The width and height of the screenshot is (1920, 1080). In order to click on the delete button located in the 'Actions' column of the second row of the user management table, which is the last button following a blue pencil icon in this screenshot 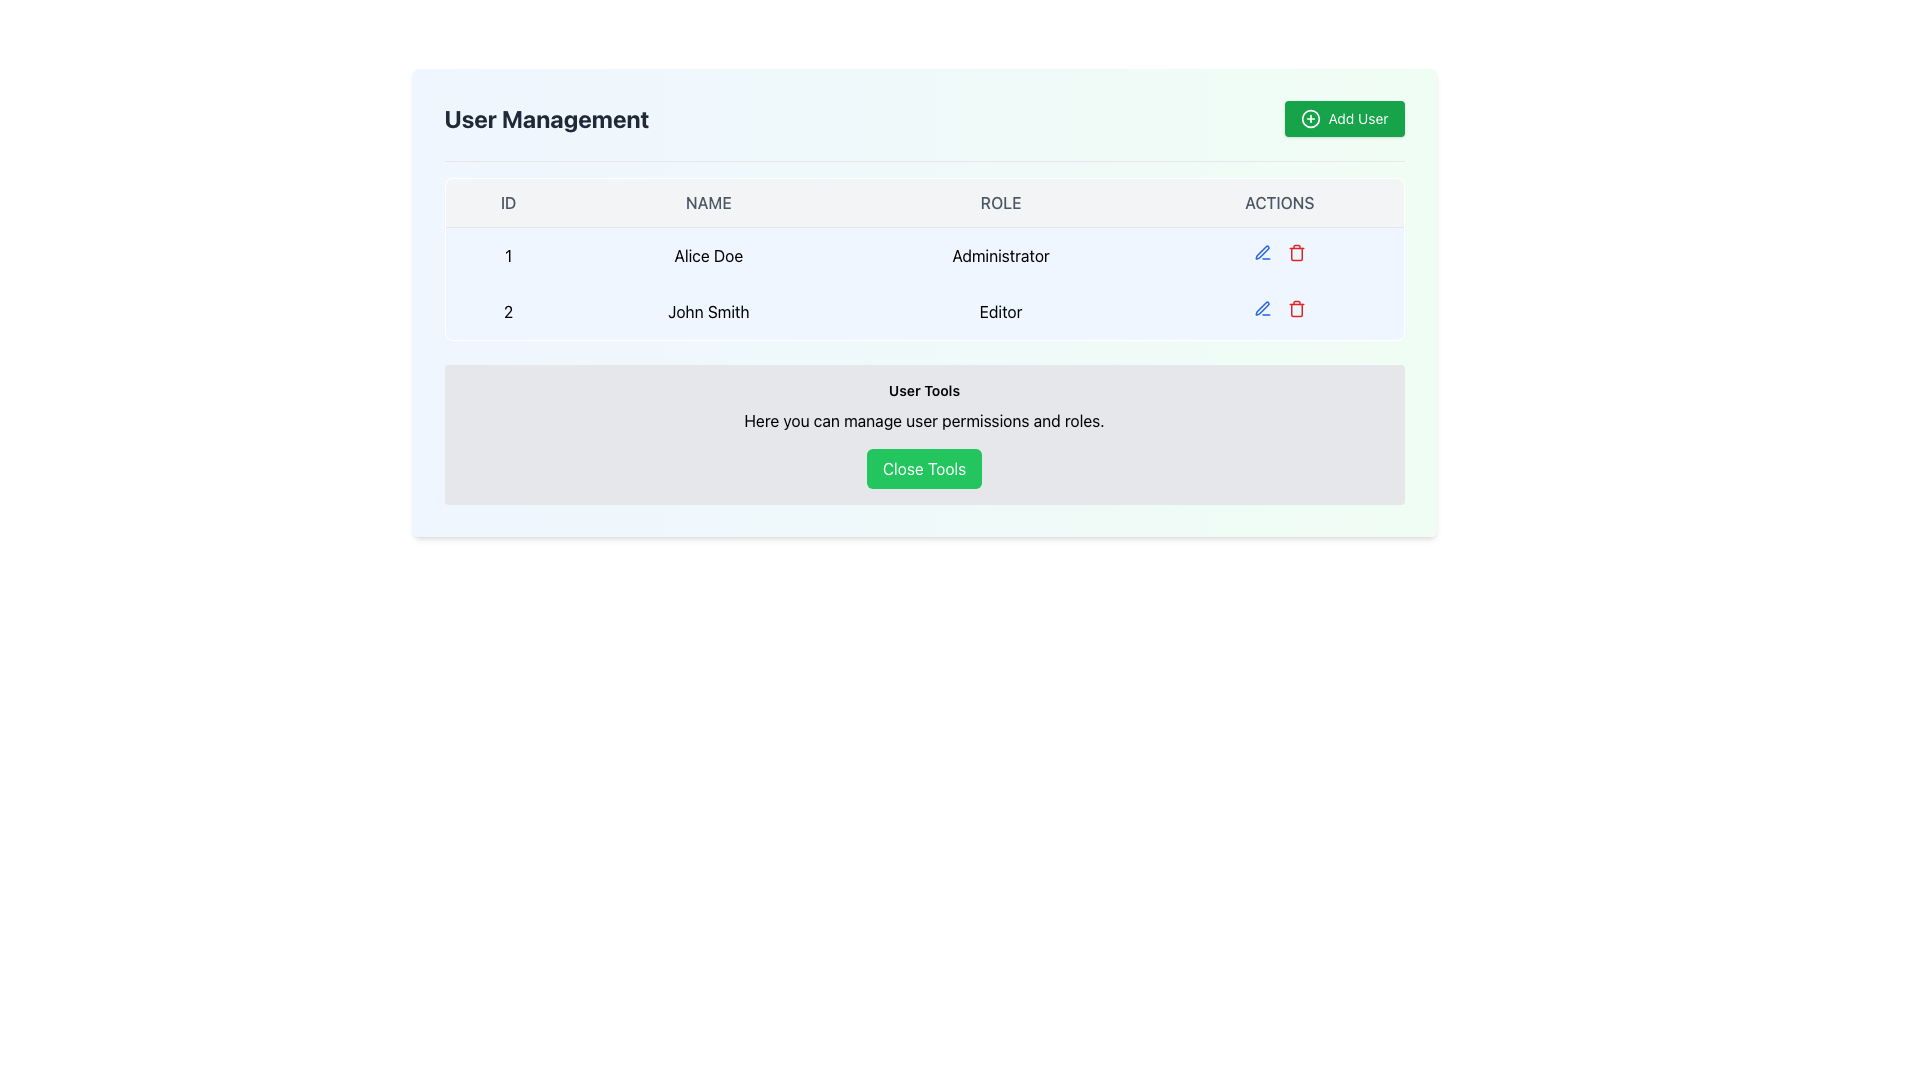, I will do `click(1296, 308)`.